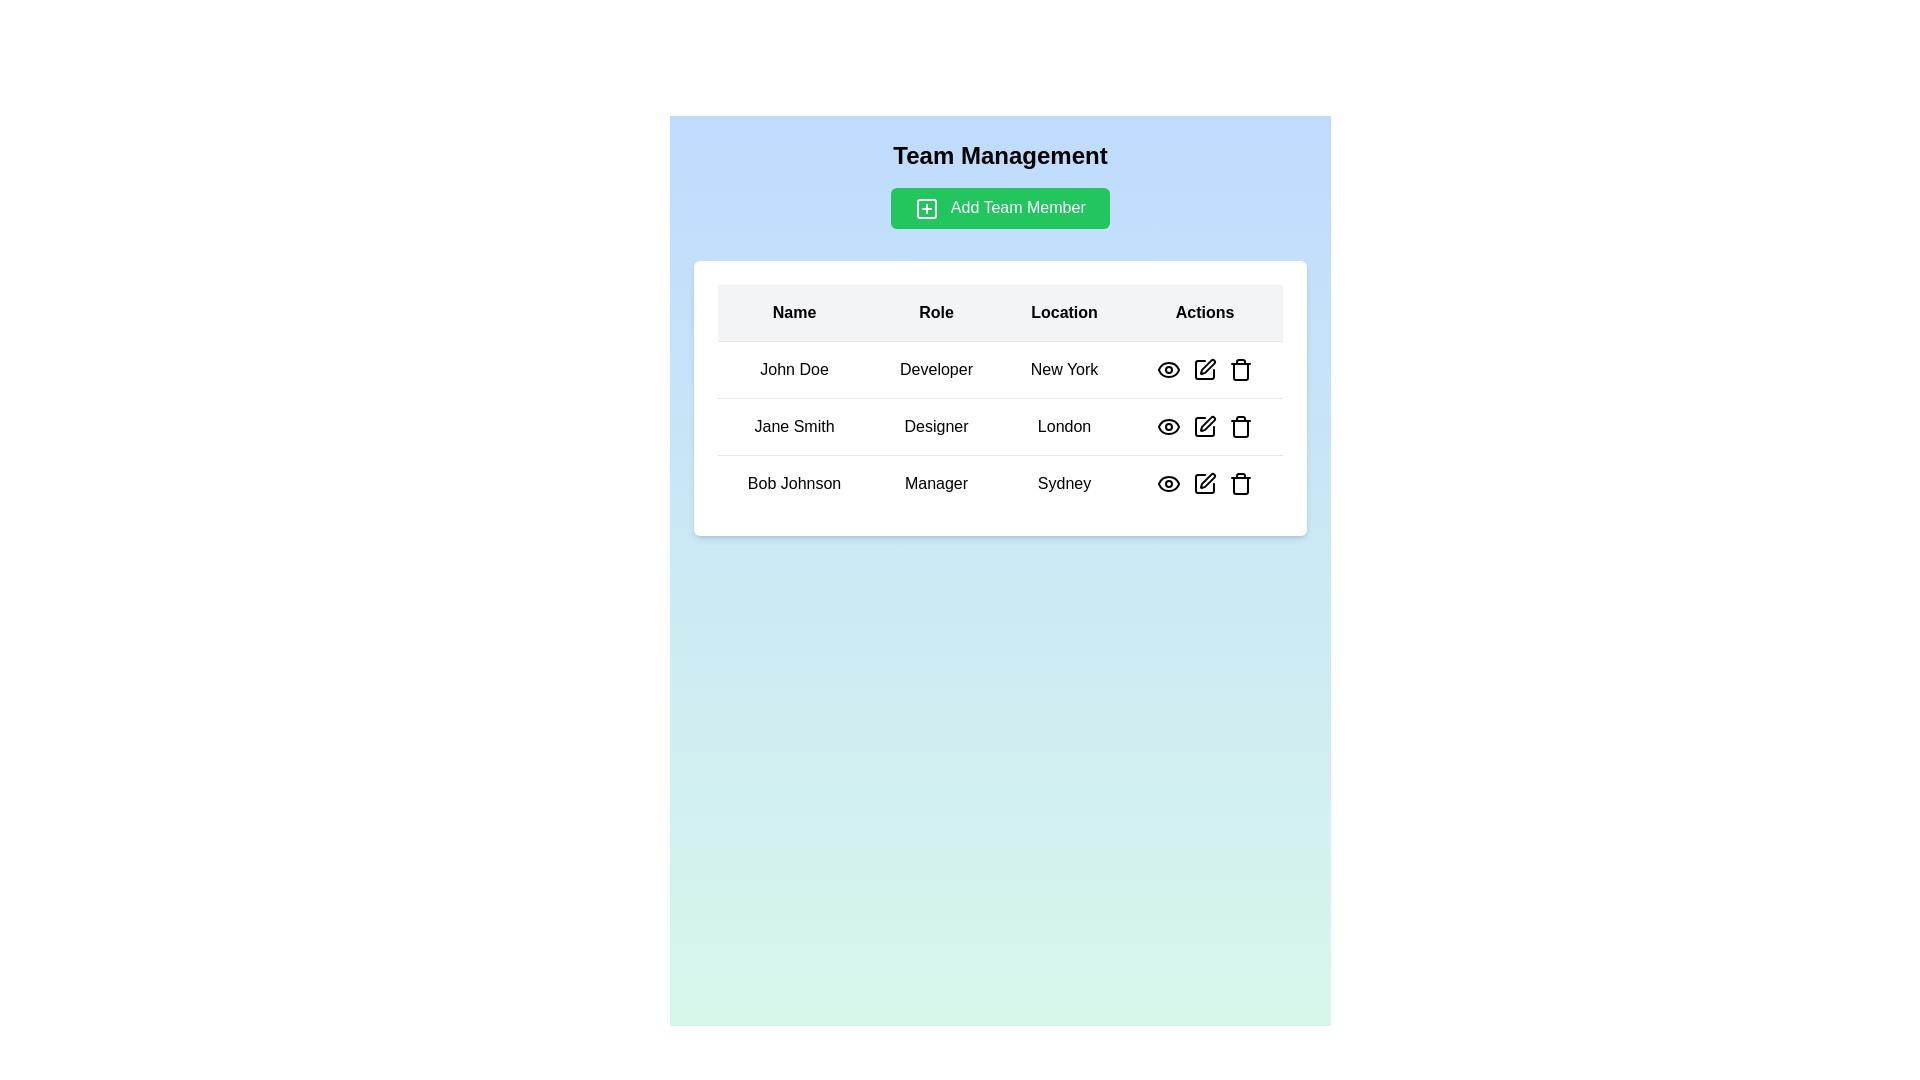 The image size is (1920, 1080). I want to click on the outer oval shape of the 'eye' icon in the 'Actions' column for 'Bob Johnson', so click(1169, 483).